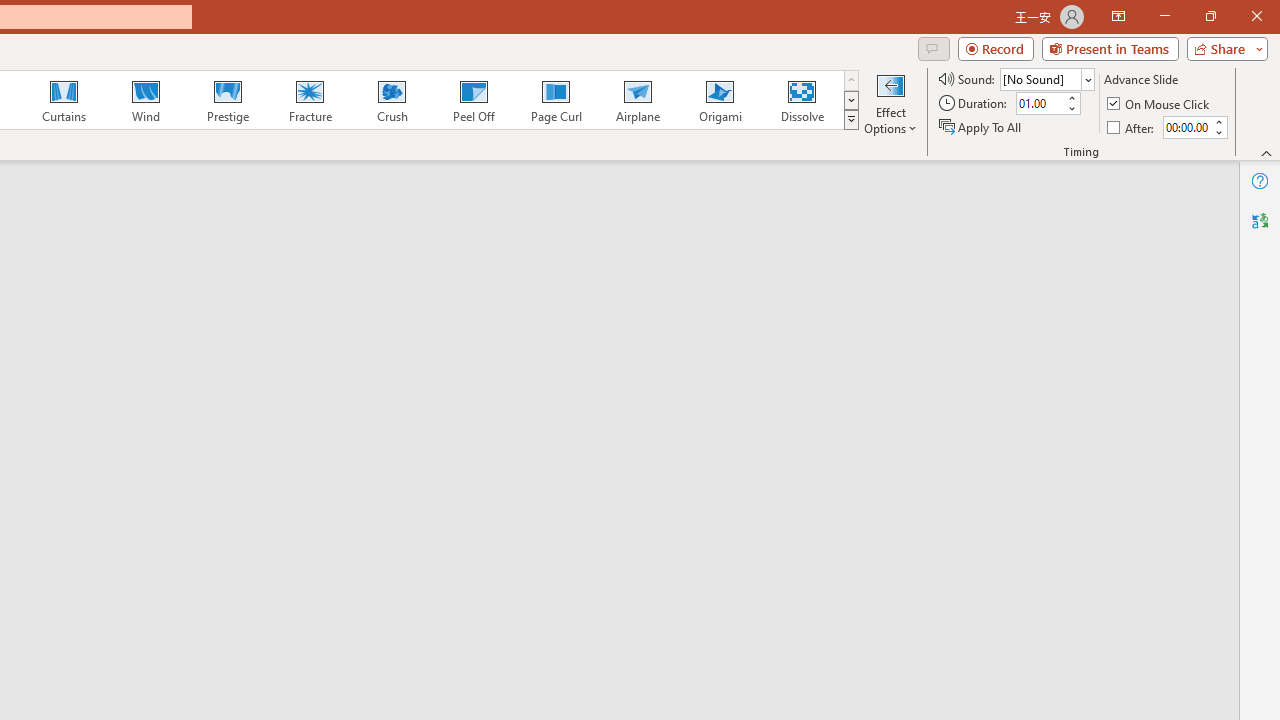 The height and width of the screenshot is (720, 1280). What do you see at coordinates (851, 120) in the screenshot?
I see `'Transition Effects'` at bounding box center [851, 120].